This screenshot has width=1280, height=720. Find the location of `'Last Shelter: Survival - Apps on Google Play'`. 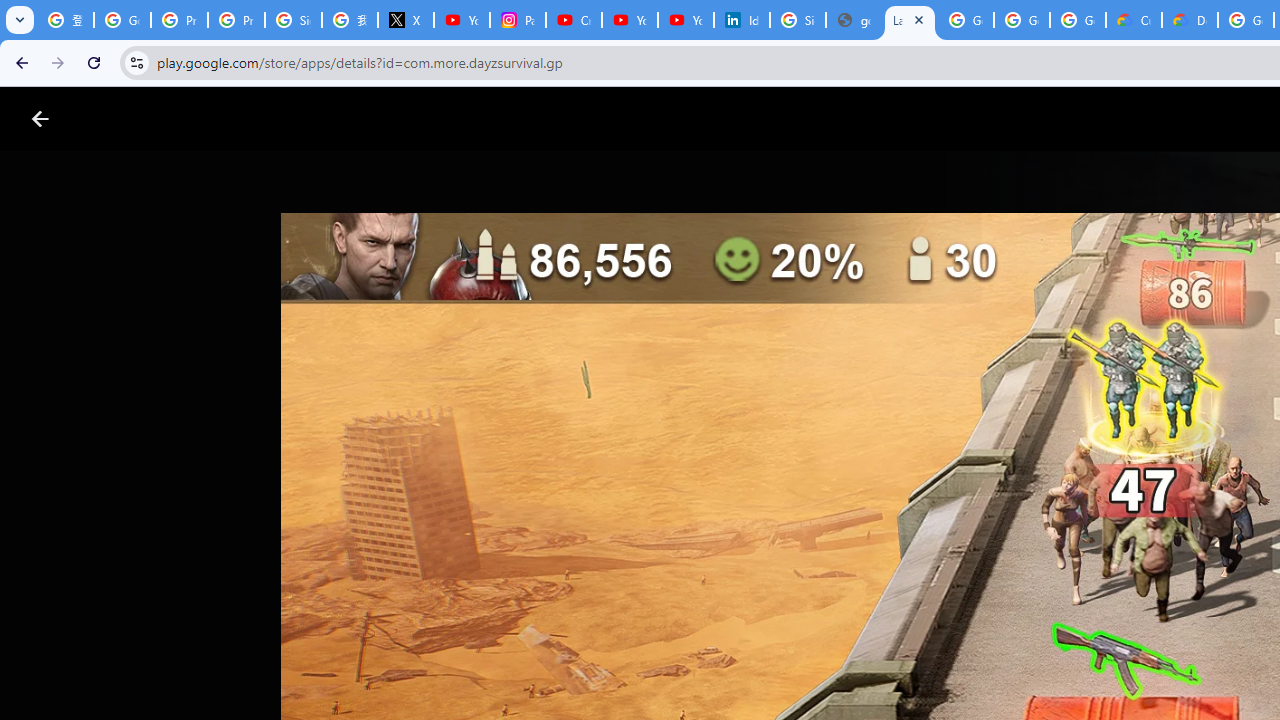

'Last Shelter: Survival - Apps on Google Play' is located at coordinates (909, 20).